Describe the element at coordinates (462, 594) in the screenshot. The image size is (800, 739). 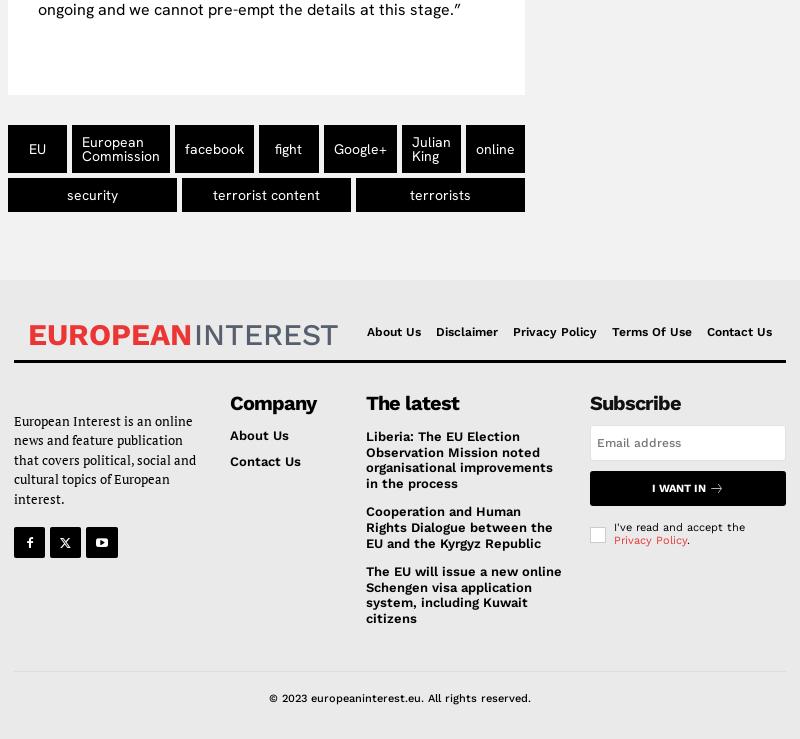
I see `'The EU will issue a new online Schengen visa application system, including Kuwait citizens'` at that location.